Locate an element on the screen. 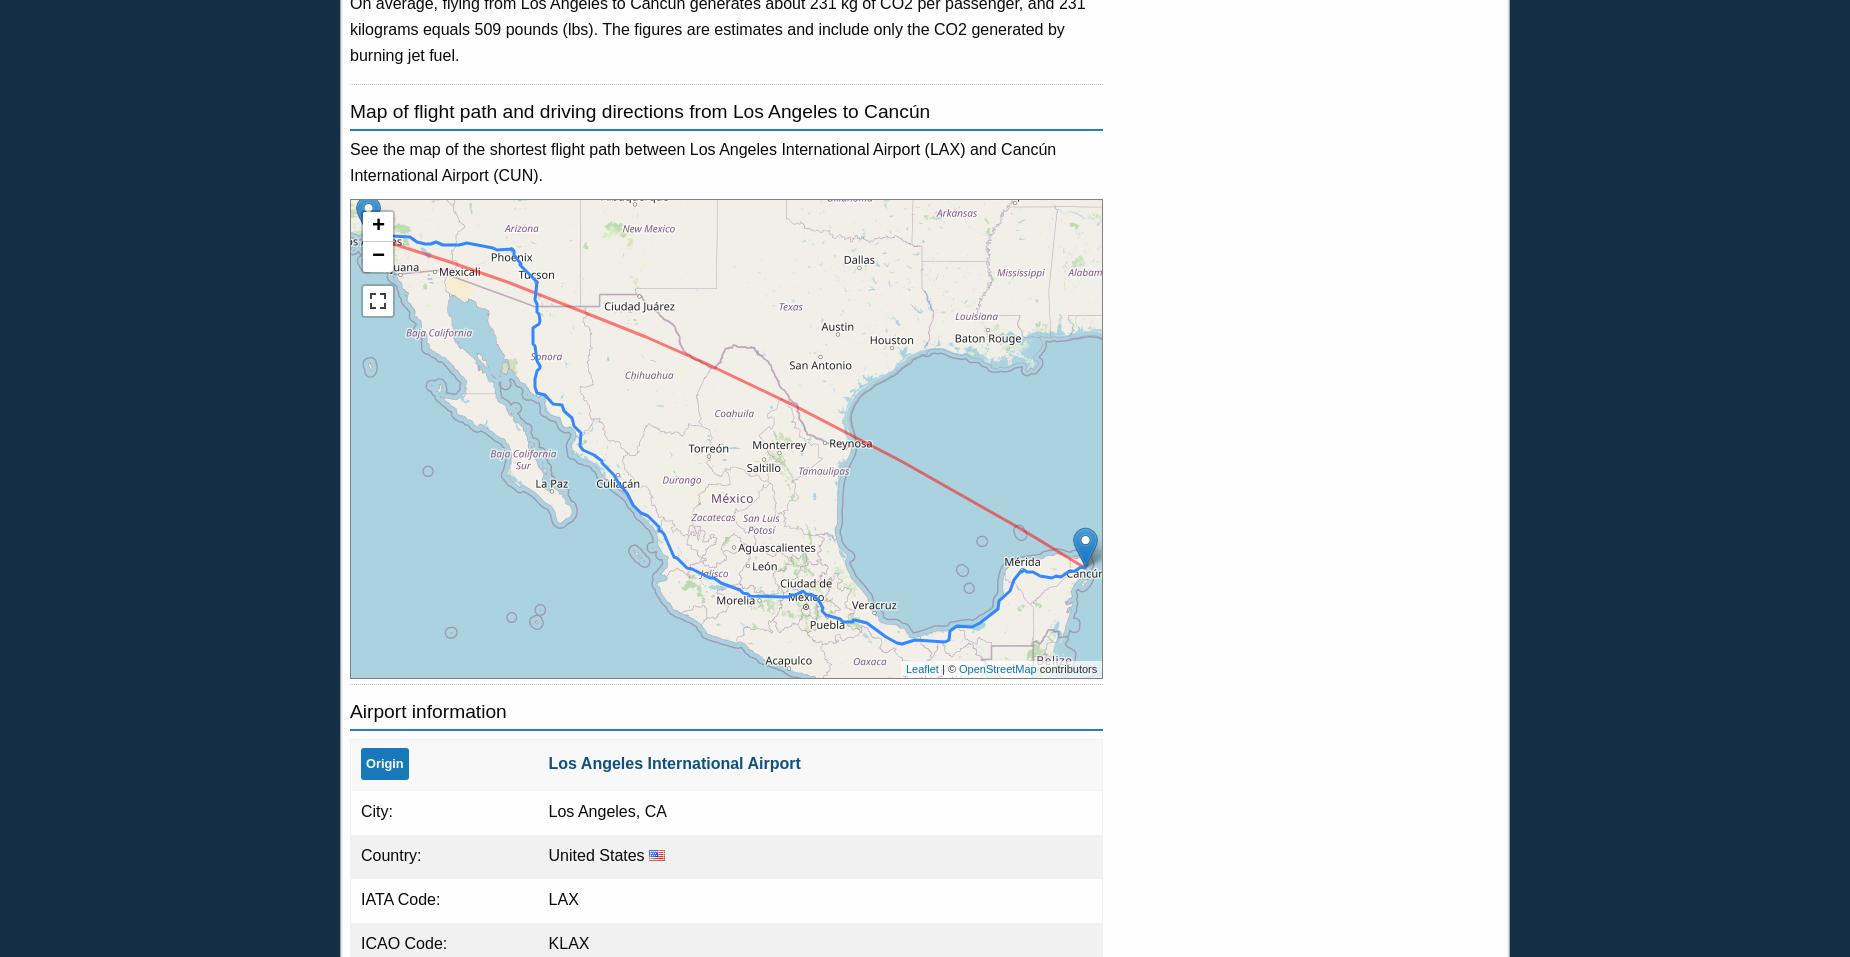 This screenshot has height=957, width=1850. 'IATA Code:' is located at coordinates (399, 898).